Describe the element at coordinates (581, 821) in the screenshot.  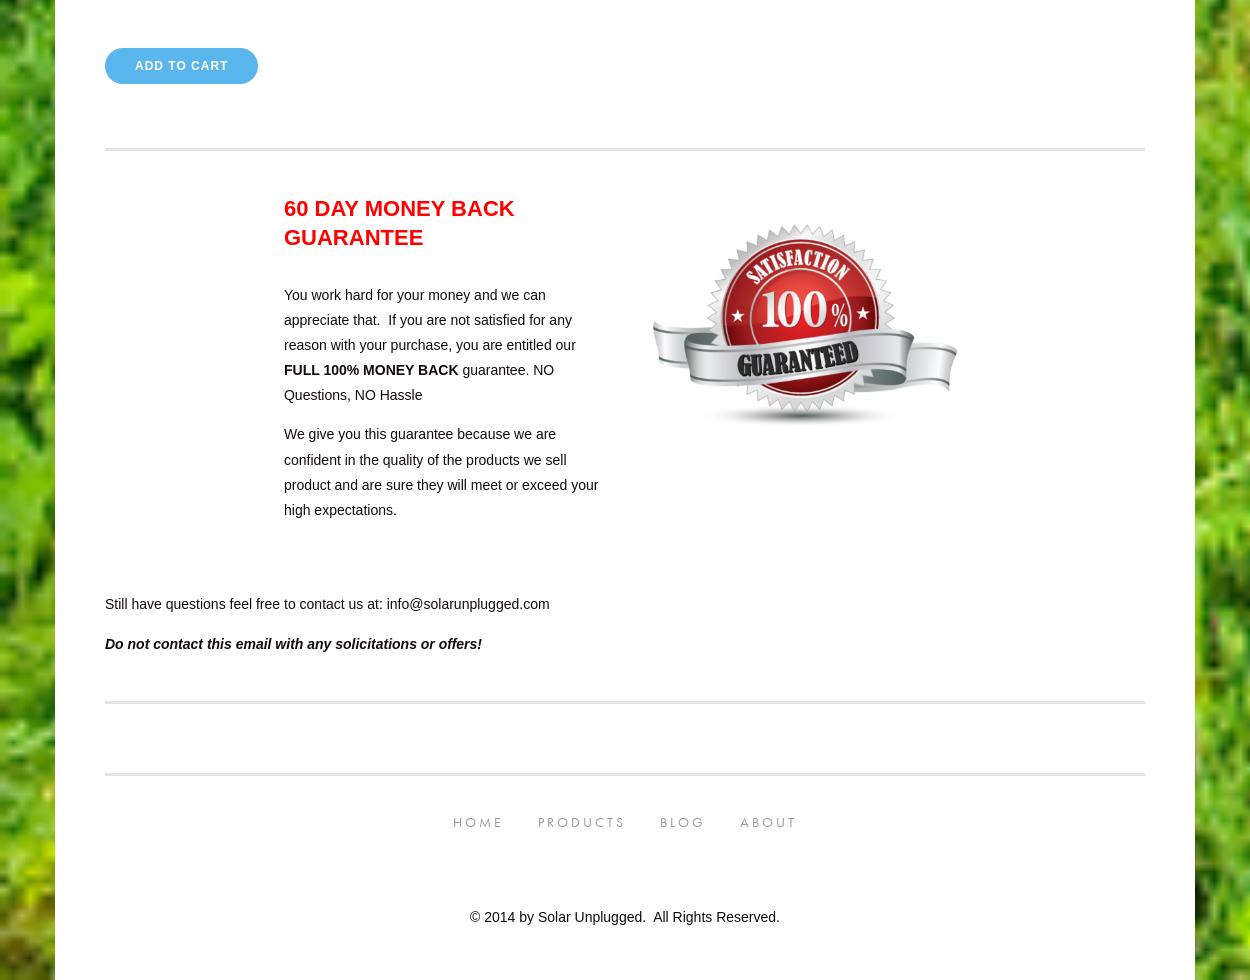
I see `'Products'` at that location.